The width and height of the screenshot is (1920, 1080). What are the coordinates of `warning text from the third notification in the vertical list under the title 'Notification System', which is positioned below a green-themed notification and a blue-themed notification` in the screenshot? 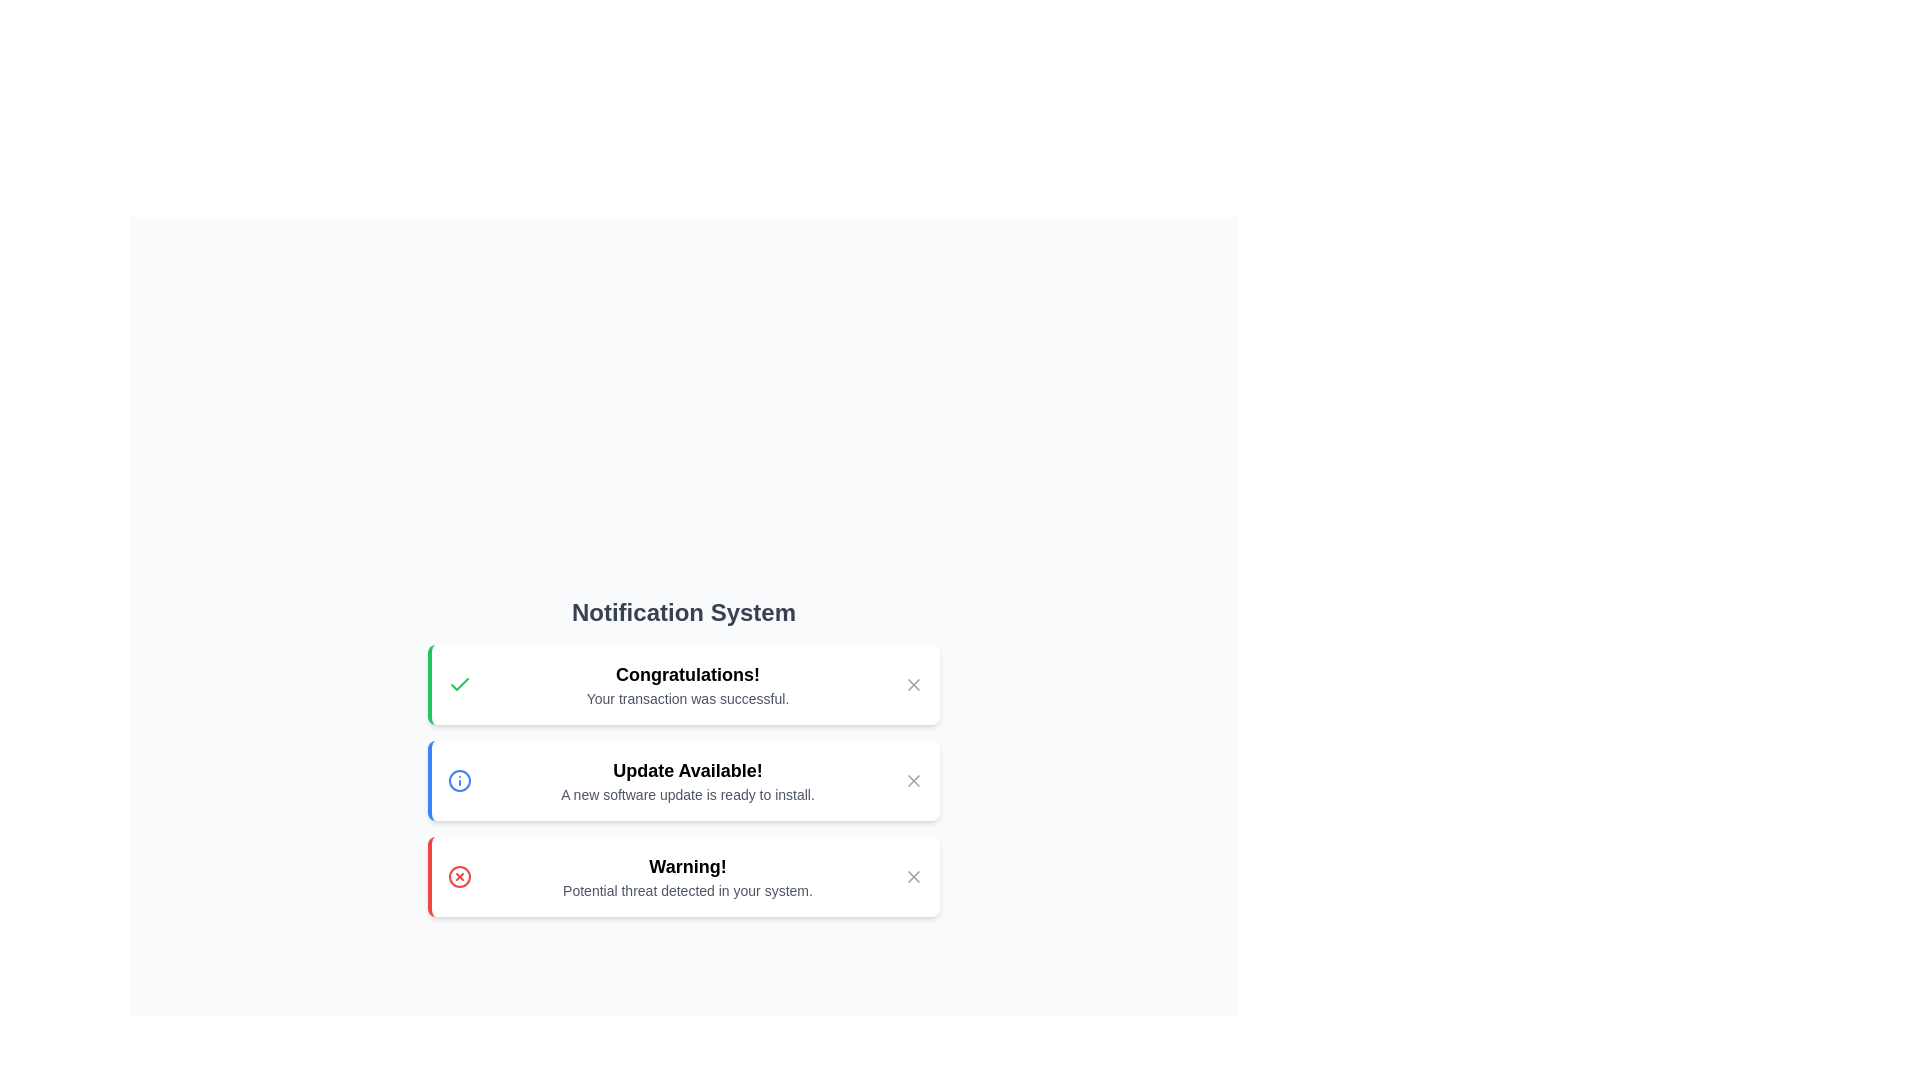 It's located at (684, 875).